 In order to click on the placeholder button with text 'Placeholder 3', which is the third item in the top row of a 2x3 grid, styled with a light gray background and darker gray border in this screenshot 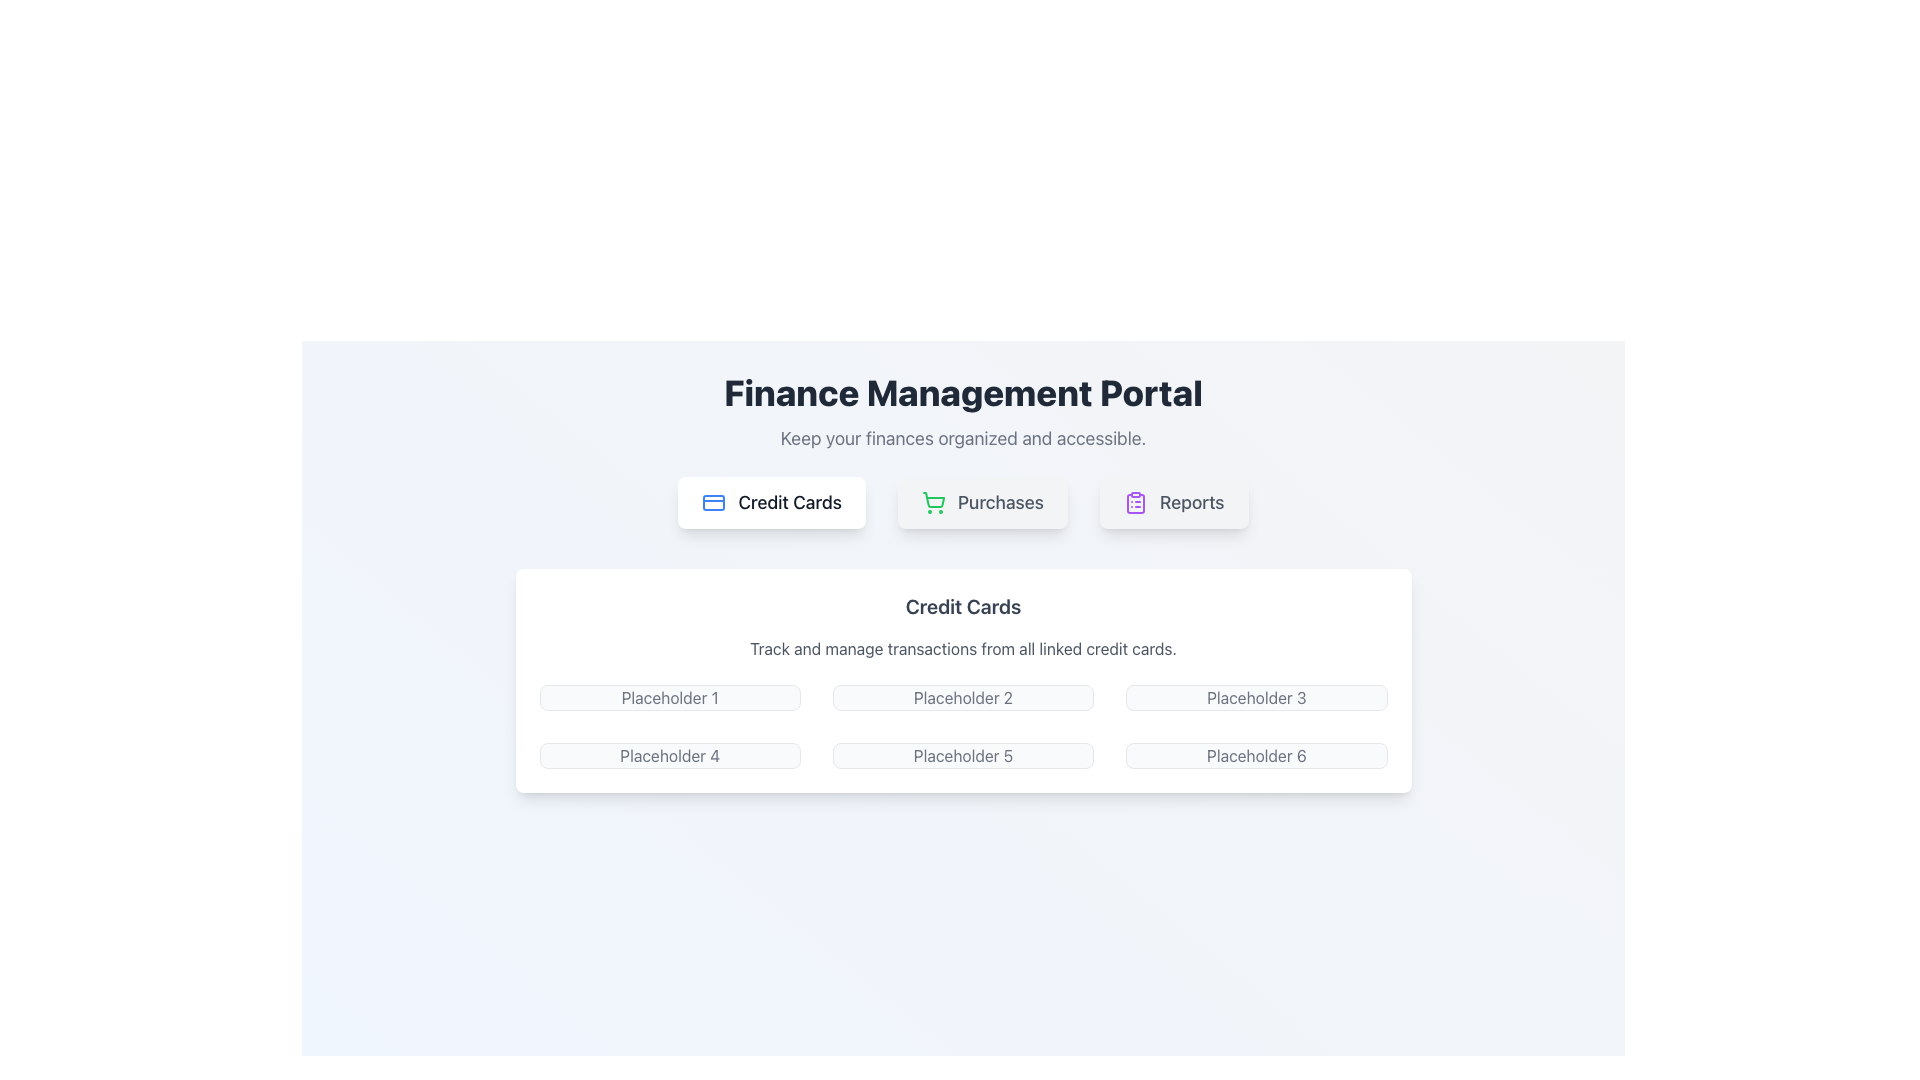, I will do `click(1255, 697)`.